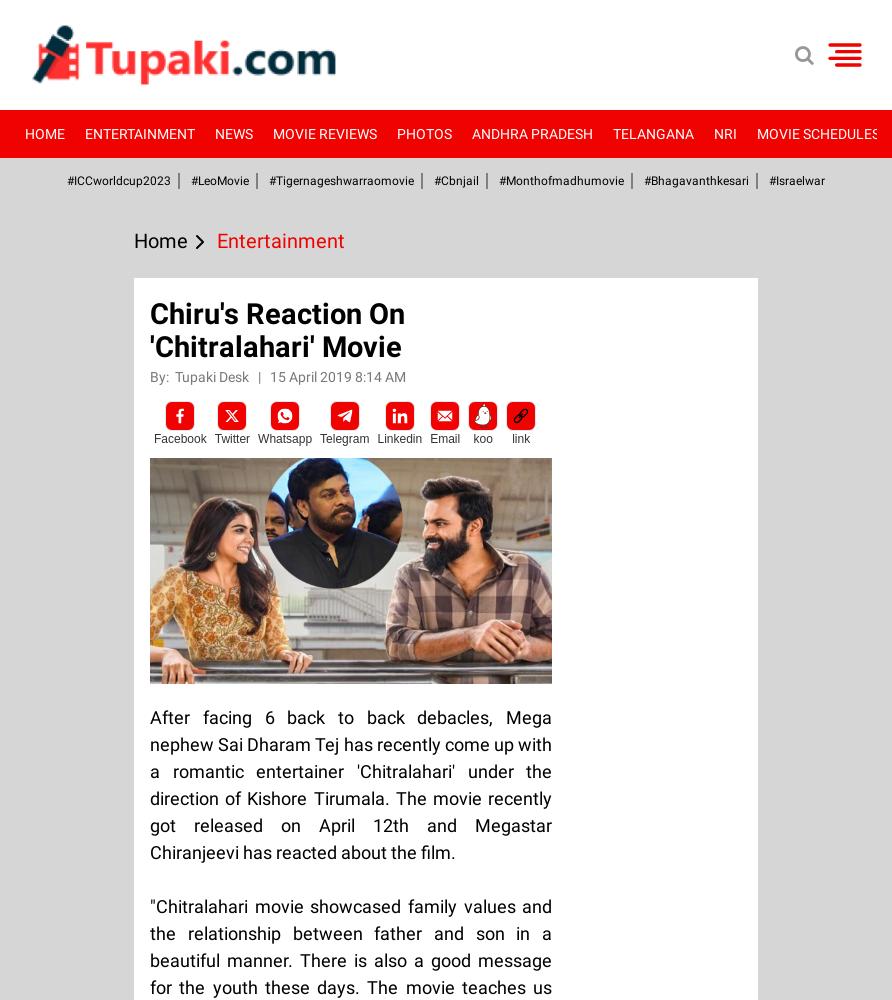 This screenshot has width=892, height=1000. What do you see at coordinates (521, 438) in the screenshot?
I see `'link'` at bounding box center [521, 438].